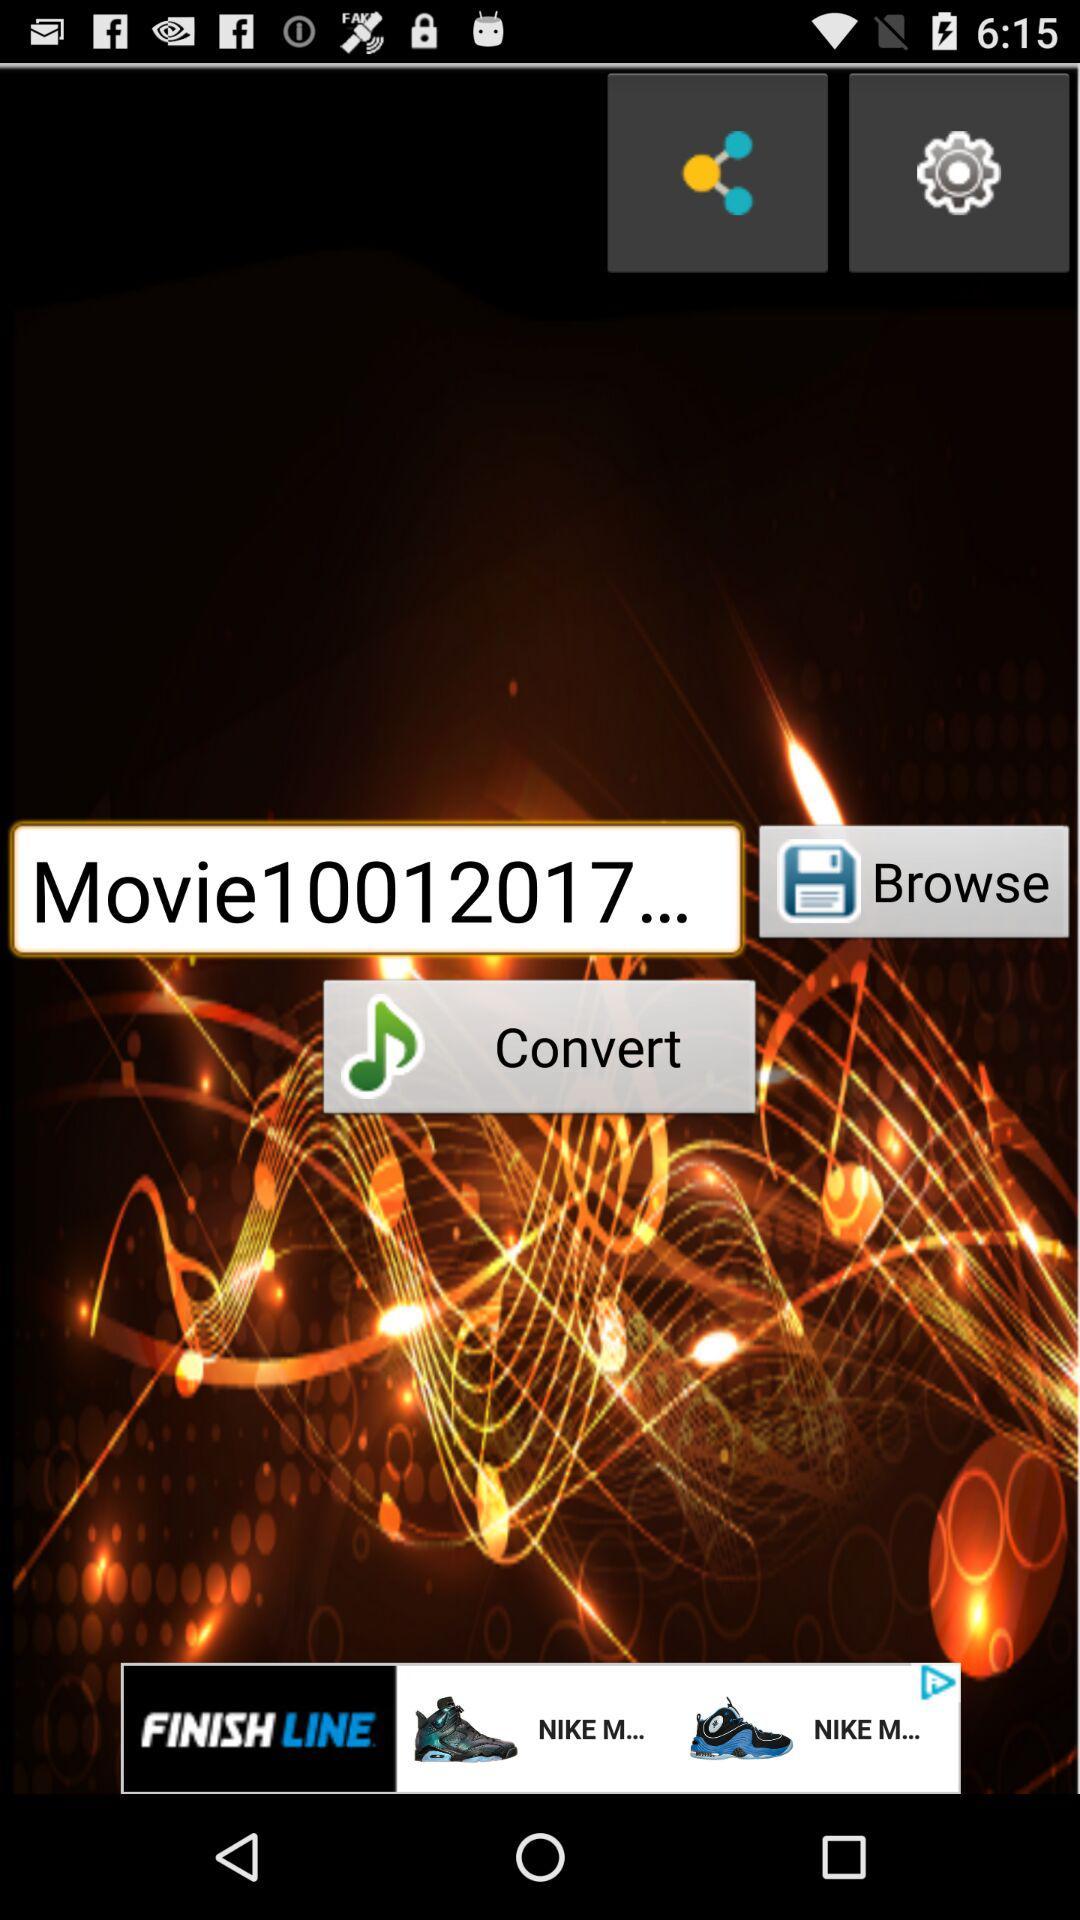  I want to click on settings, so click(958, 173).